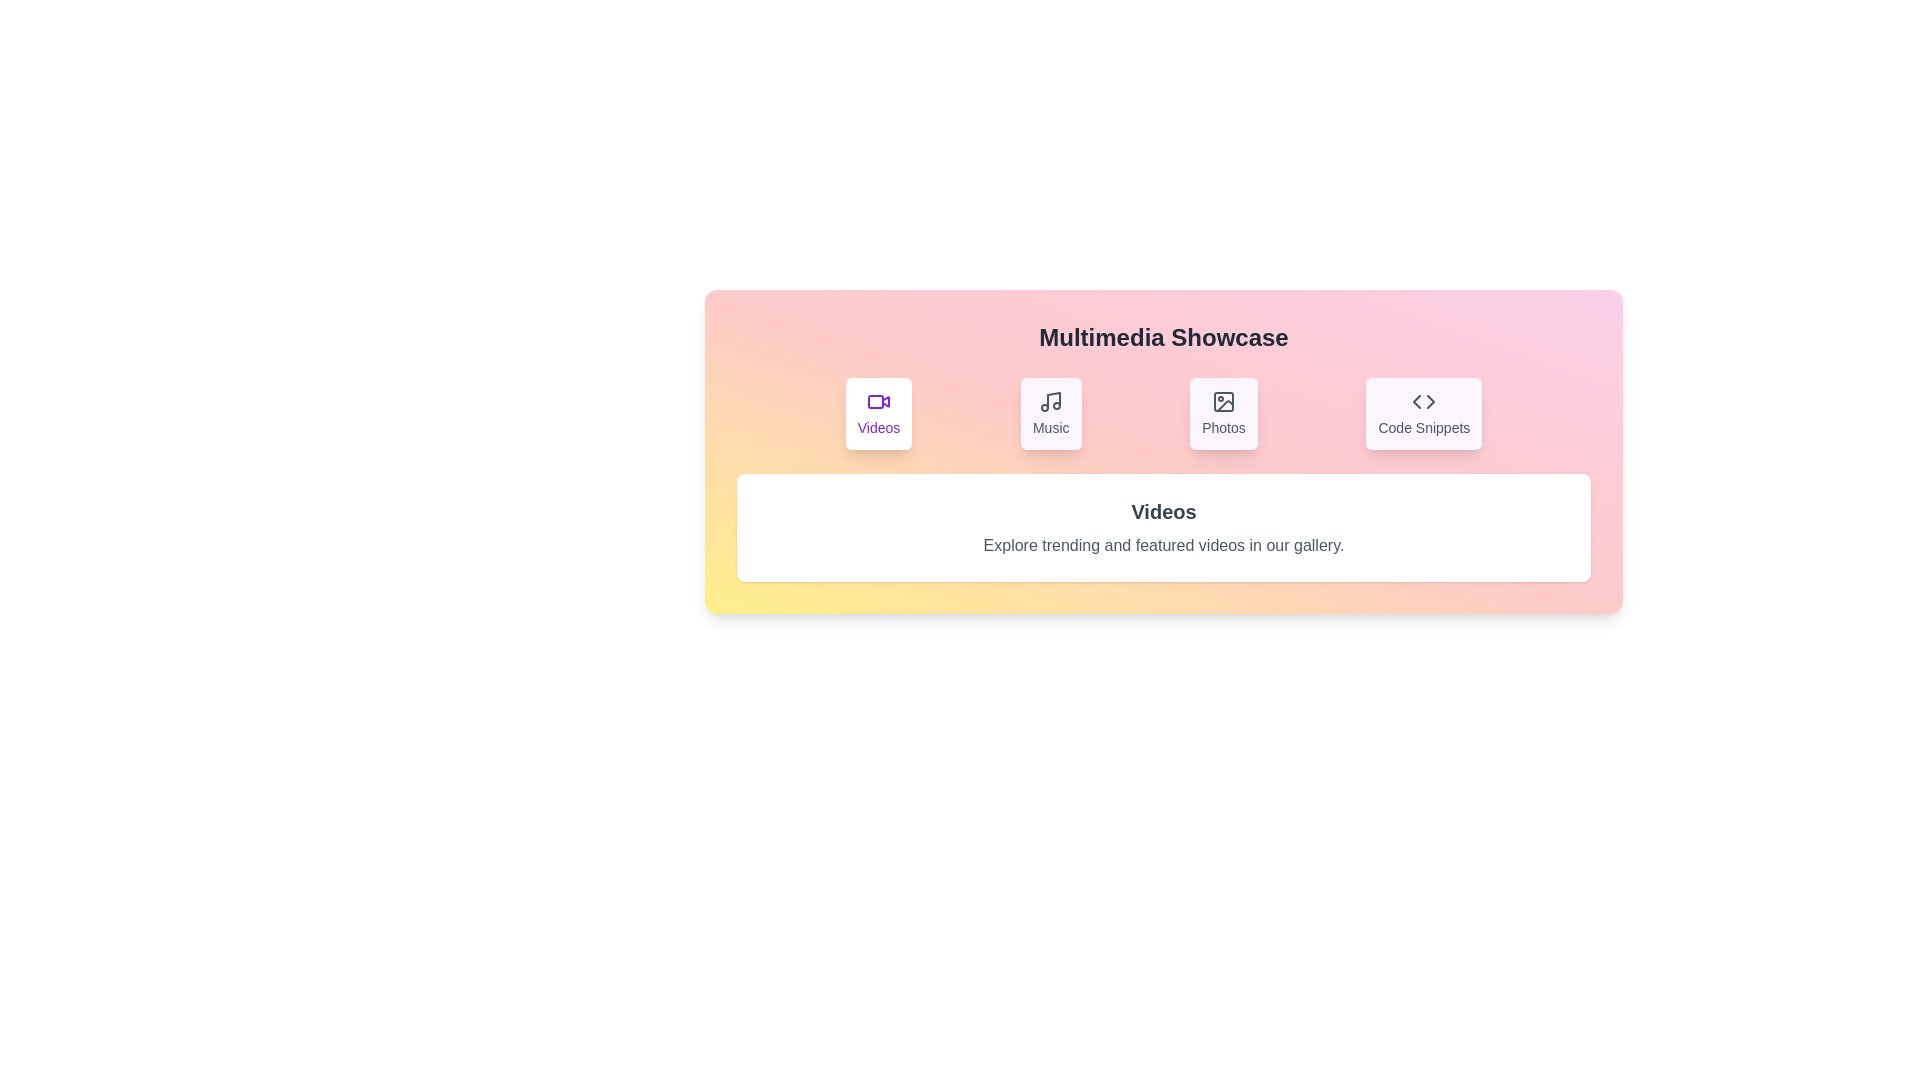 Image resolution: width=1920 pixels, height=1080 pixels. I want to click on the tab labeled Code Snippets to switch the content, so click(1423, 412).